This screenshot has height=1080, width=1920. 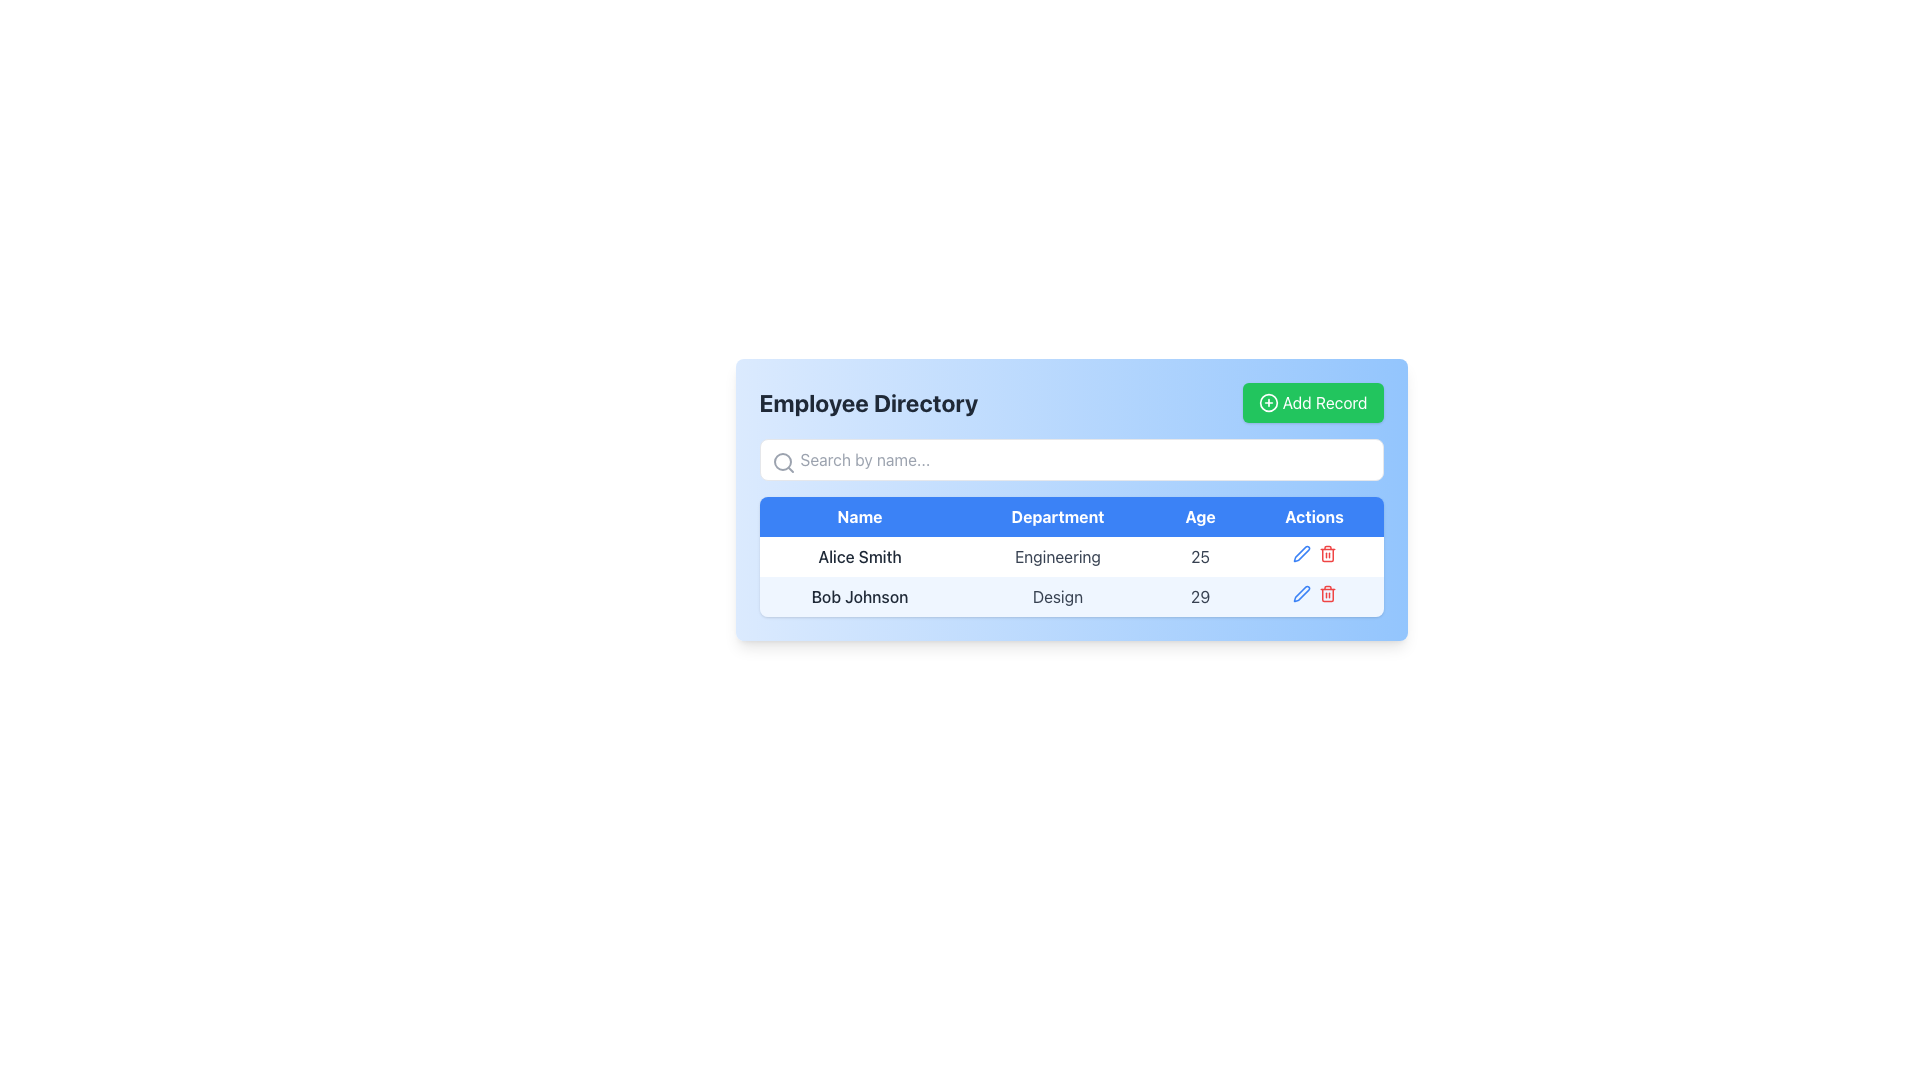 I want to click on the Table Header Cell that categorizes data related to names, located at the top-left corner of the data table body, so click(x=859, y=515).